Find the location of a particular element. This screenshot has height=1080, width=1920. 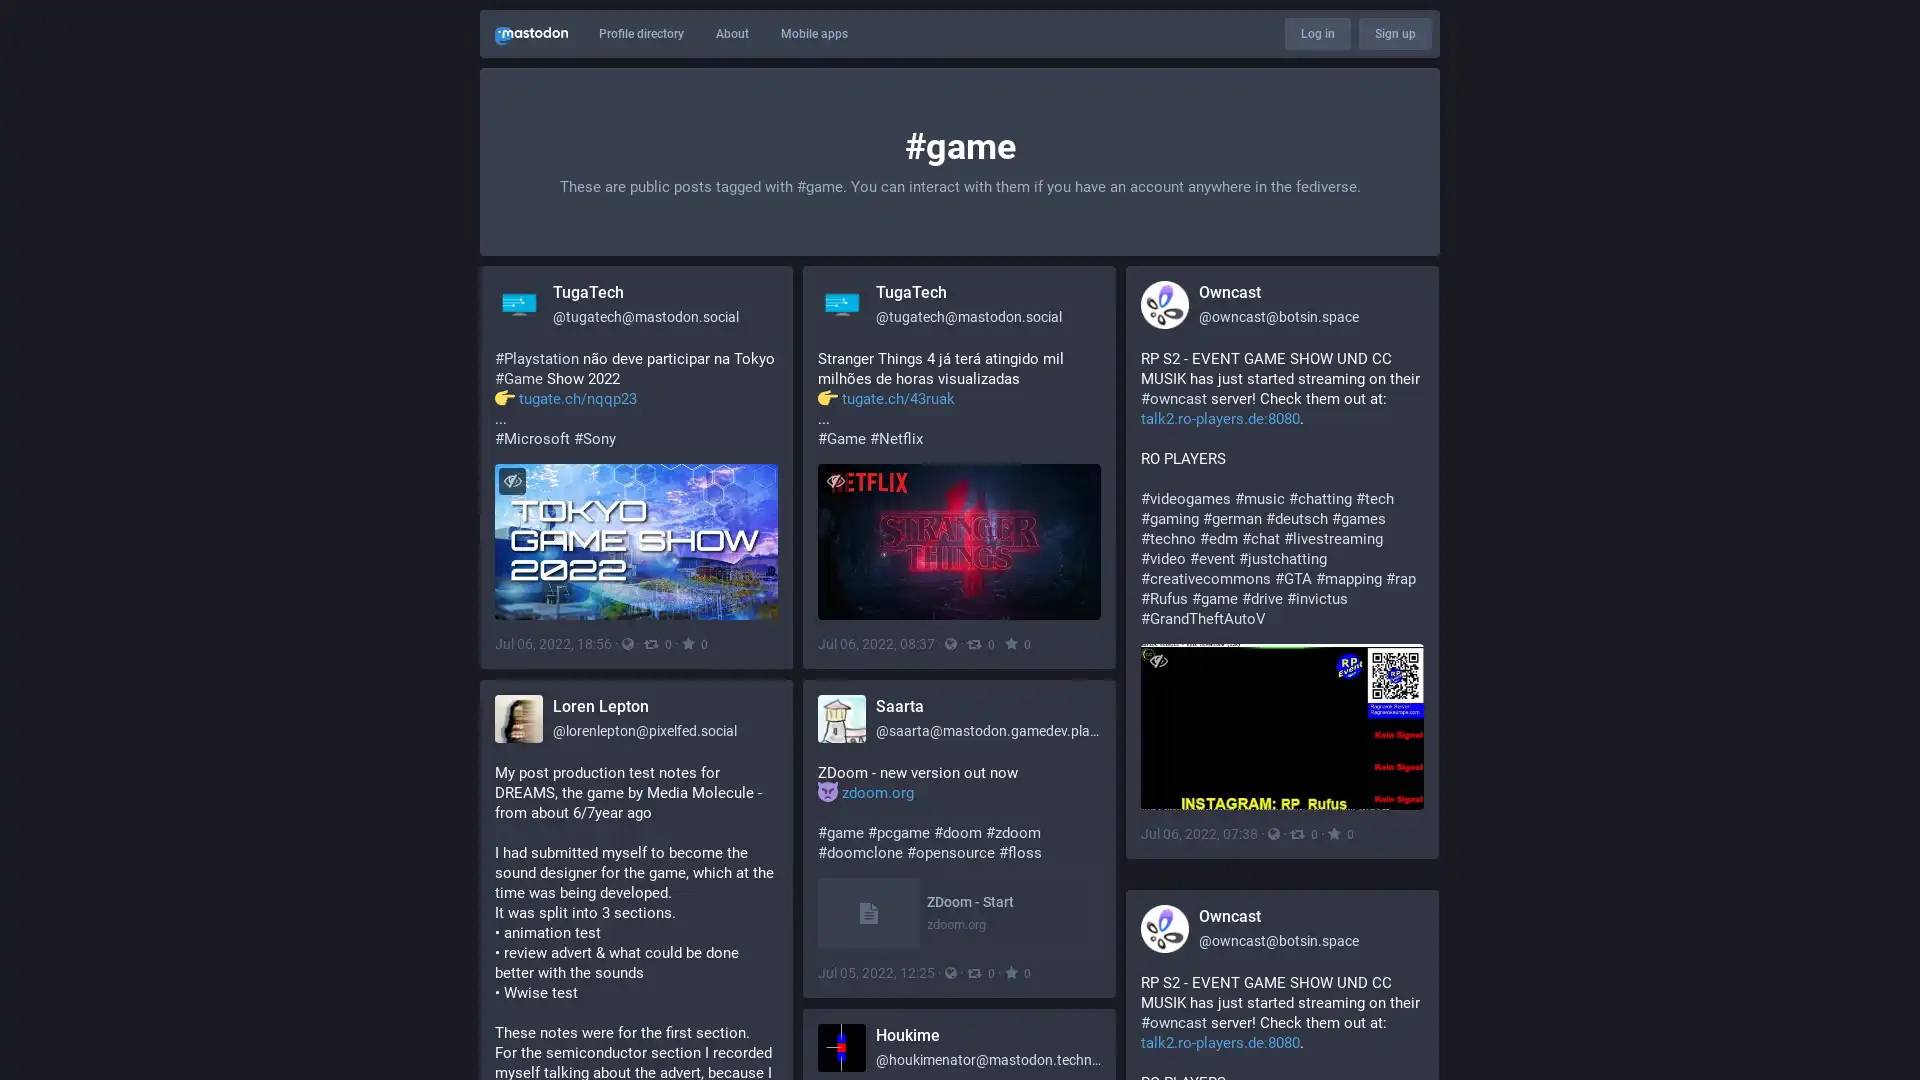

Hide image is located at coordinates (835, 480).